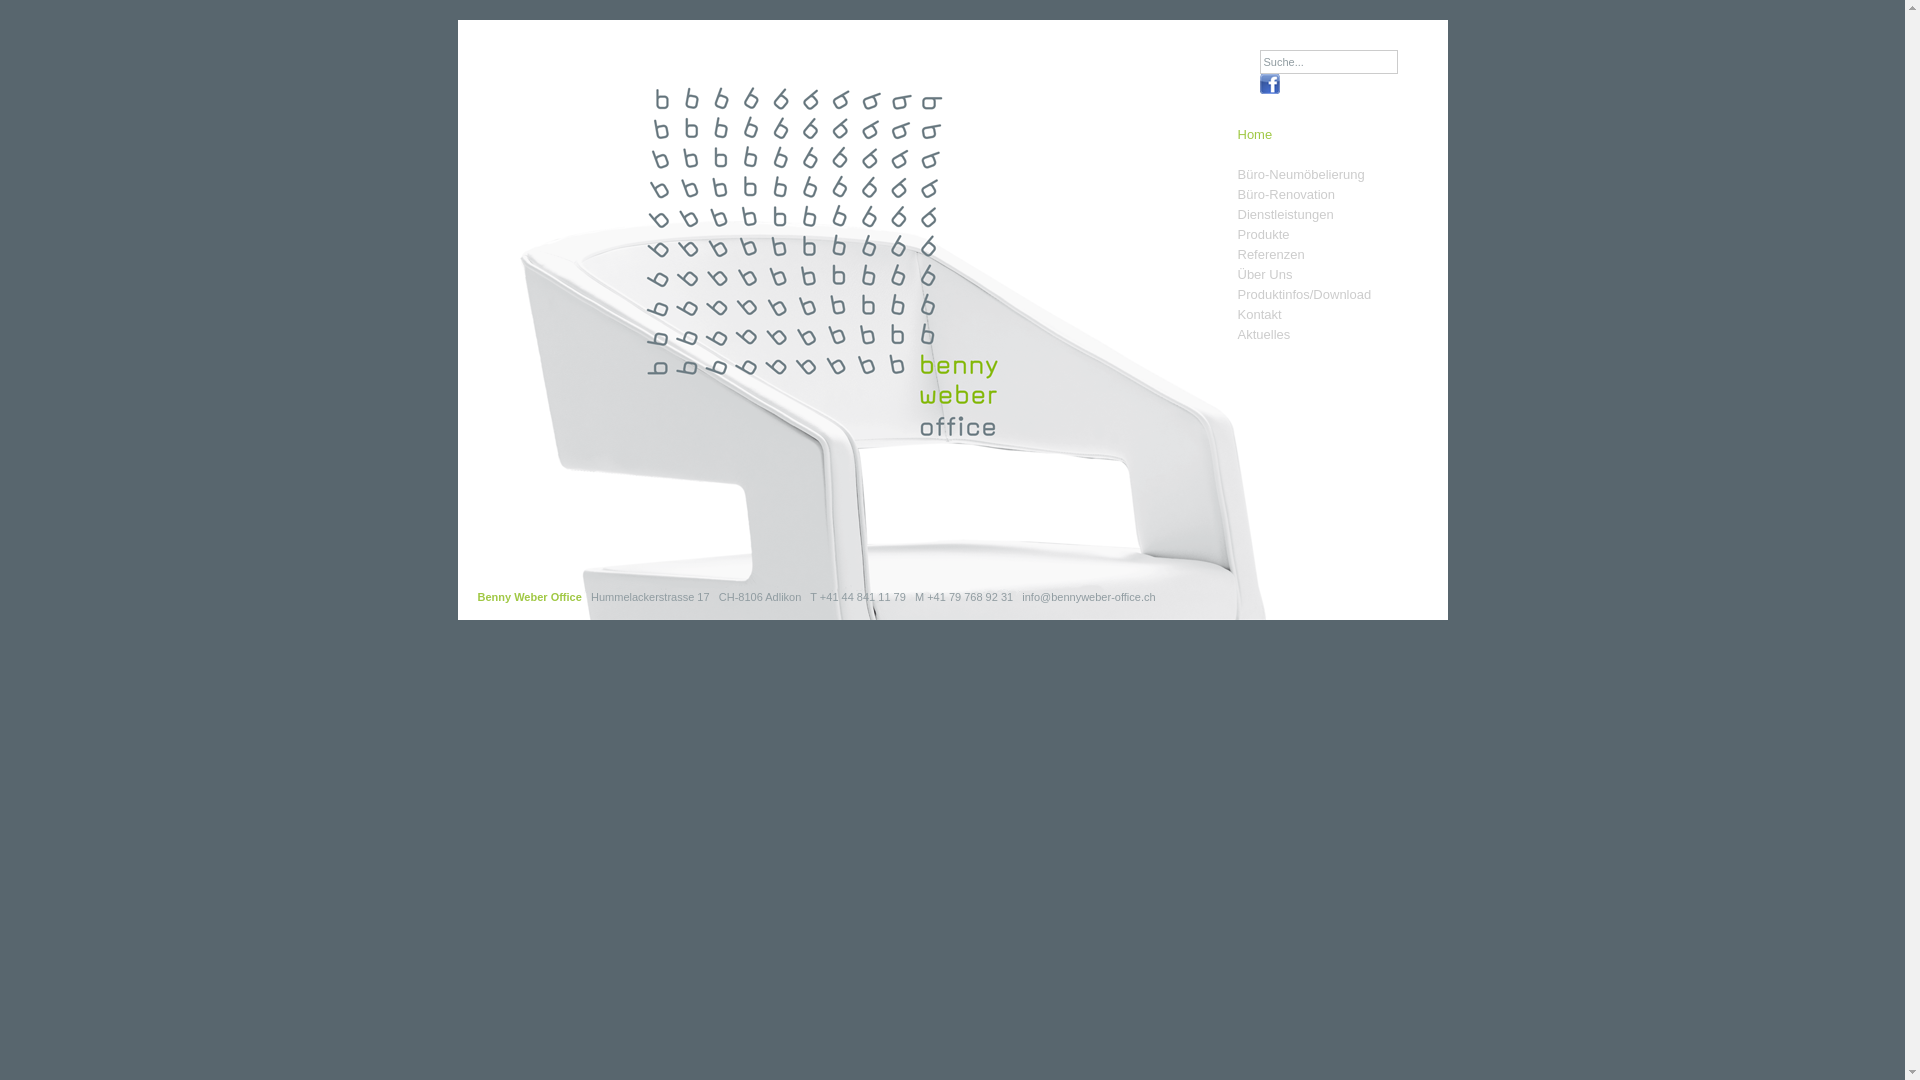 This screenshot has width=1920, height=1080. I want to click on 'Produkte', so click(1262, 234).